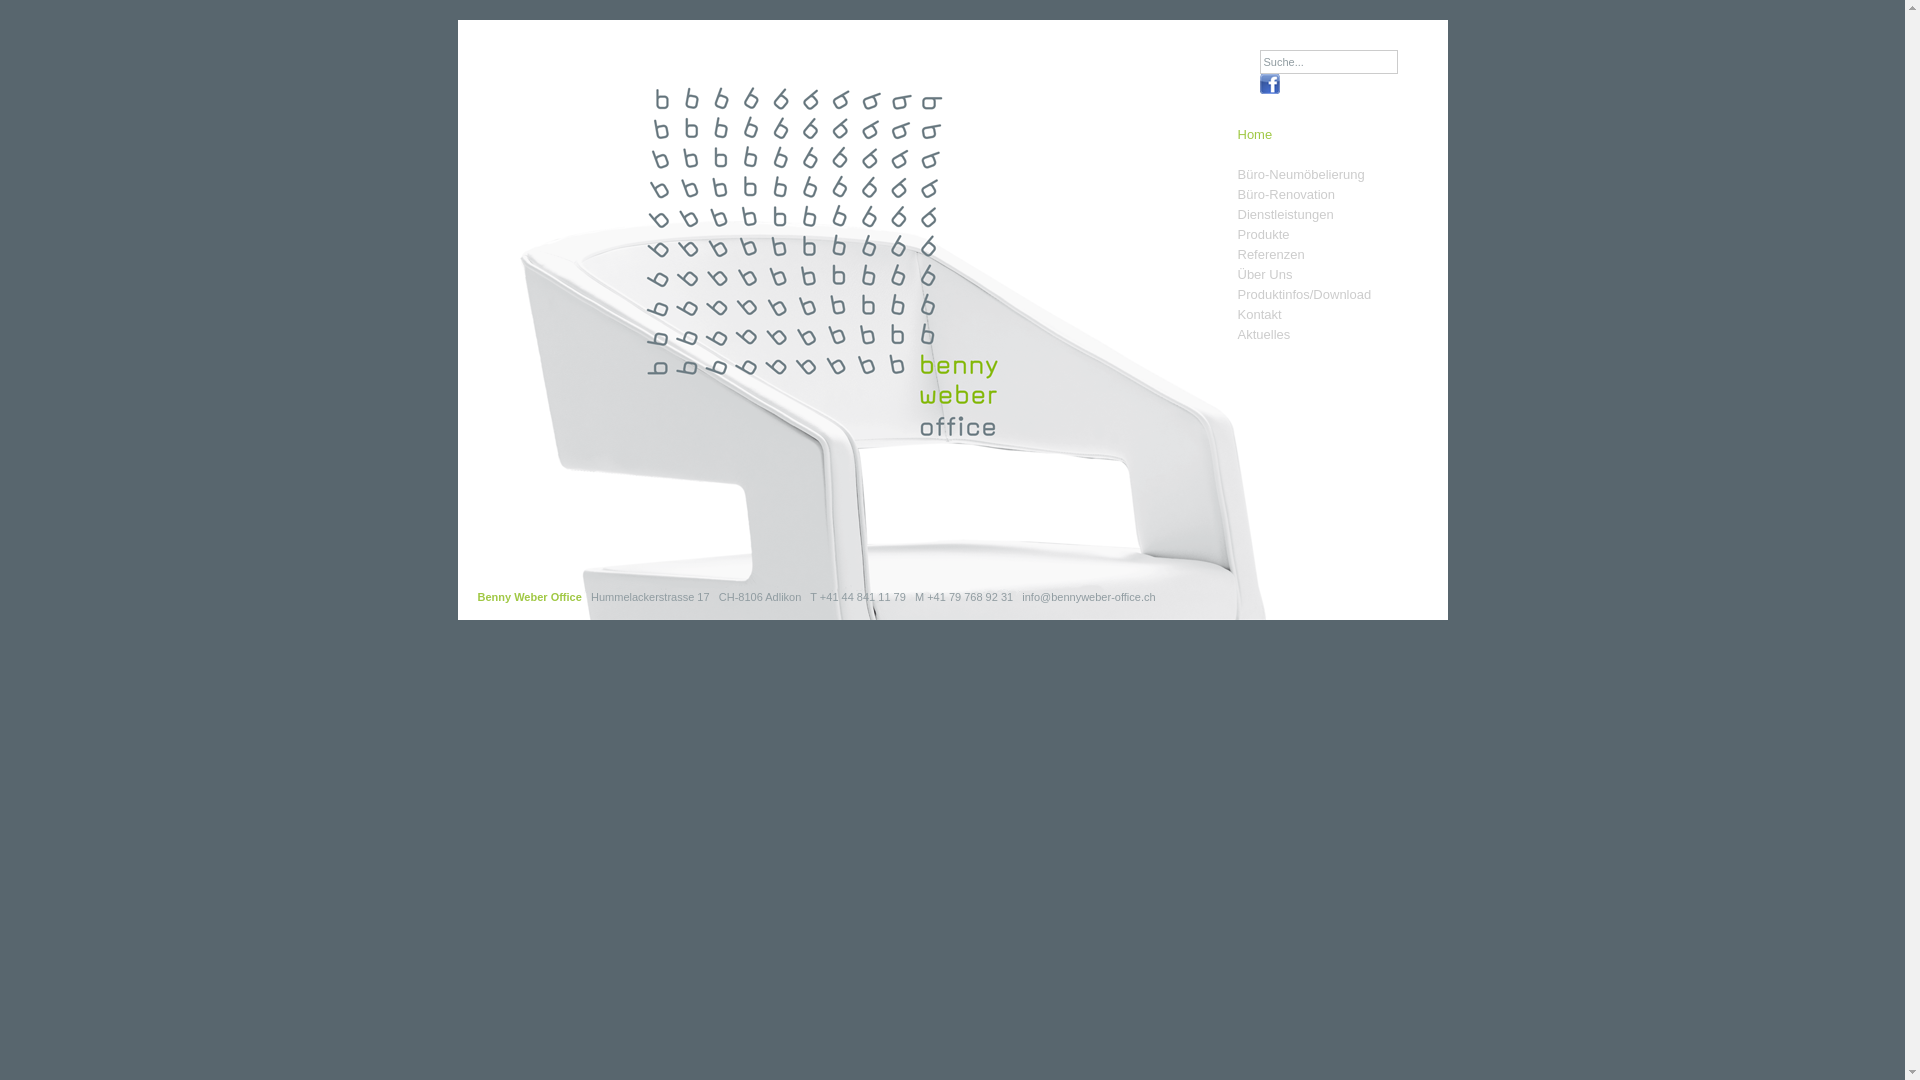 This screenshot has width=1920, height=1080. I want to click on 'Produkte', so click(1262, 234).